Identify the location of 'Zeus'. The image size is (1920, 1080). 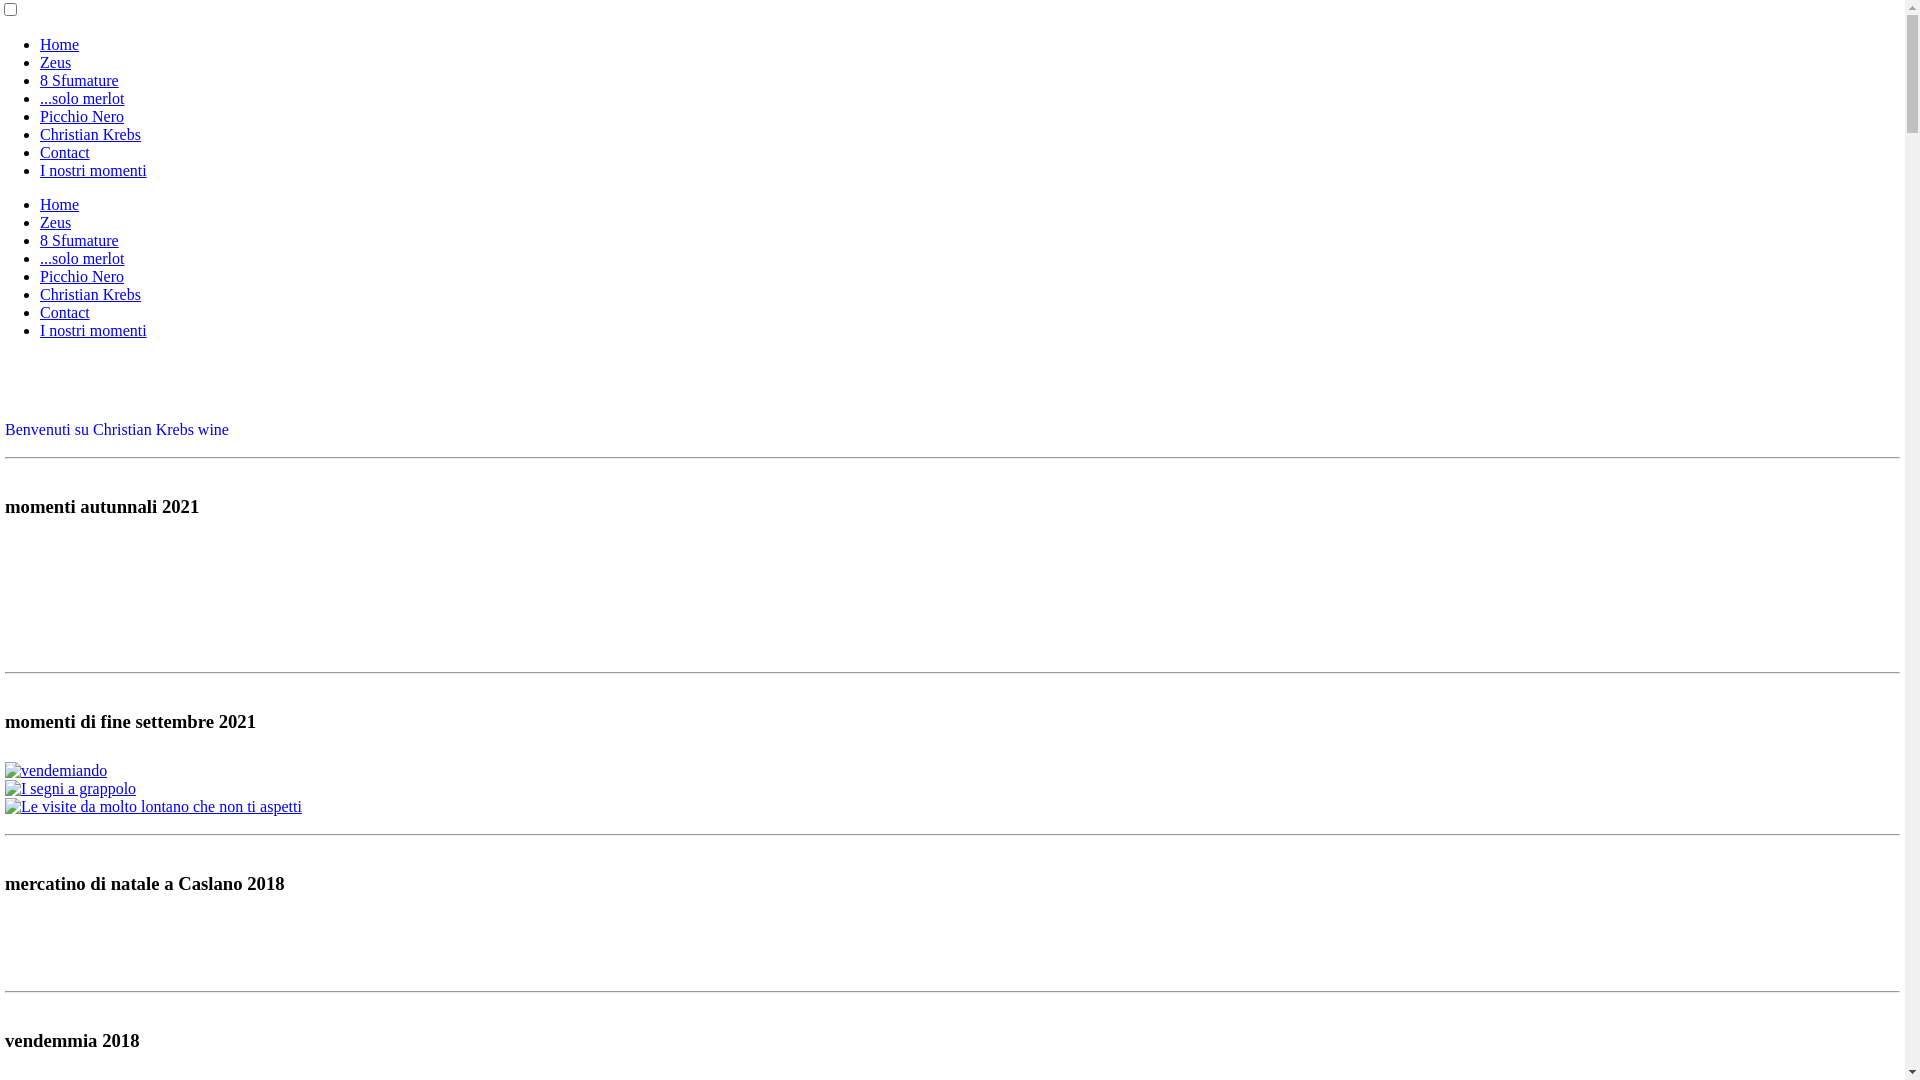
(55, 61).